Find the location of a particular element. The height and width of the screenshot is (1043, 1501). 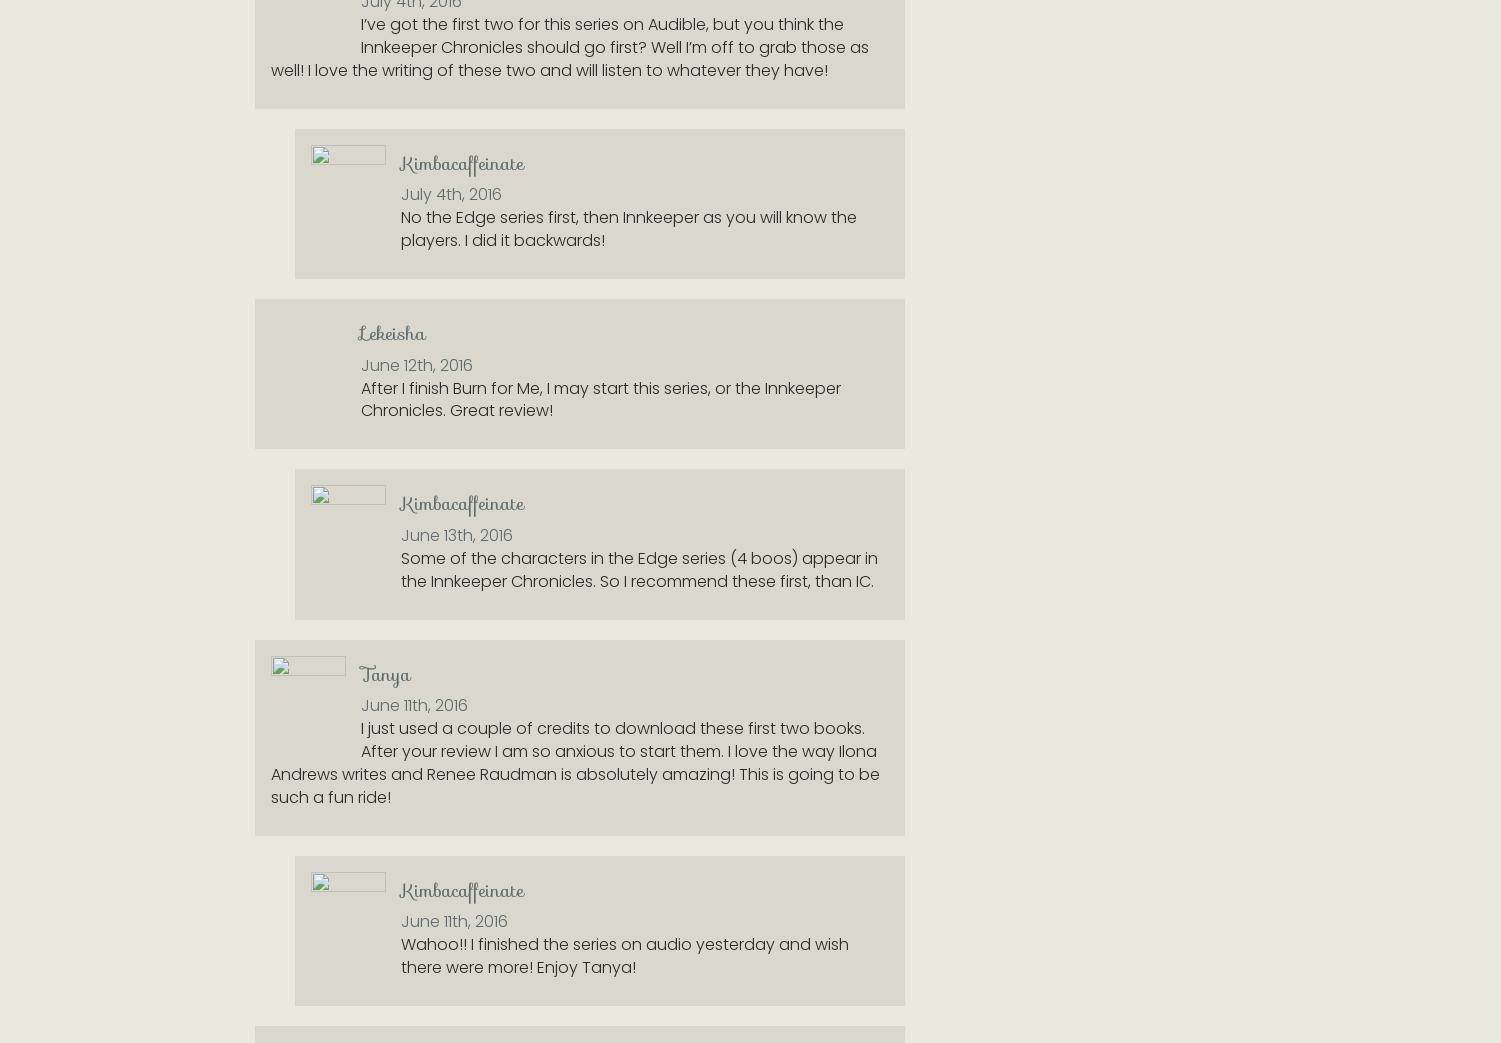

'Tanya' is located at coordinates (385, 673).